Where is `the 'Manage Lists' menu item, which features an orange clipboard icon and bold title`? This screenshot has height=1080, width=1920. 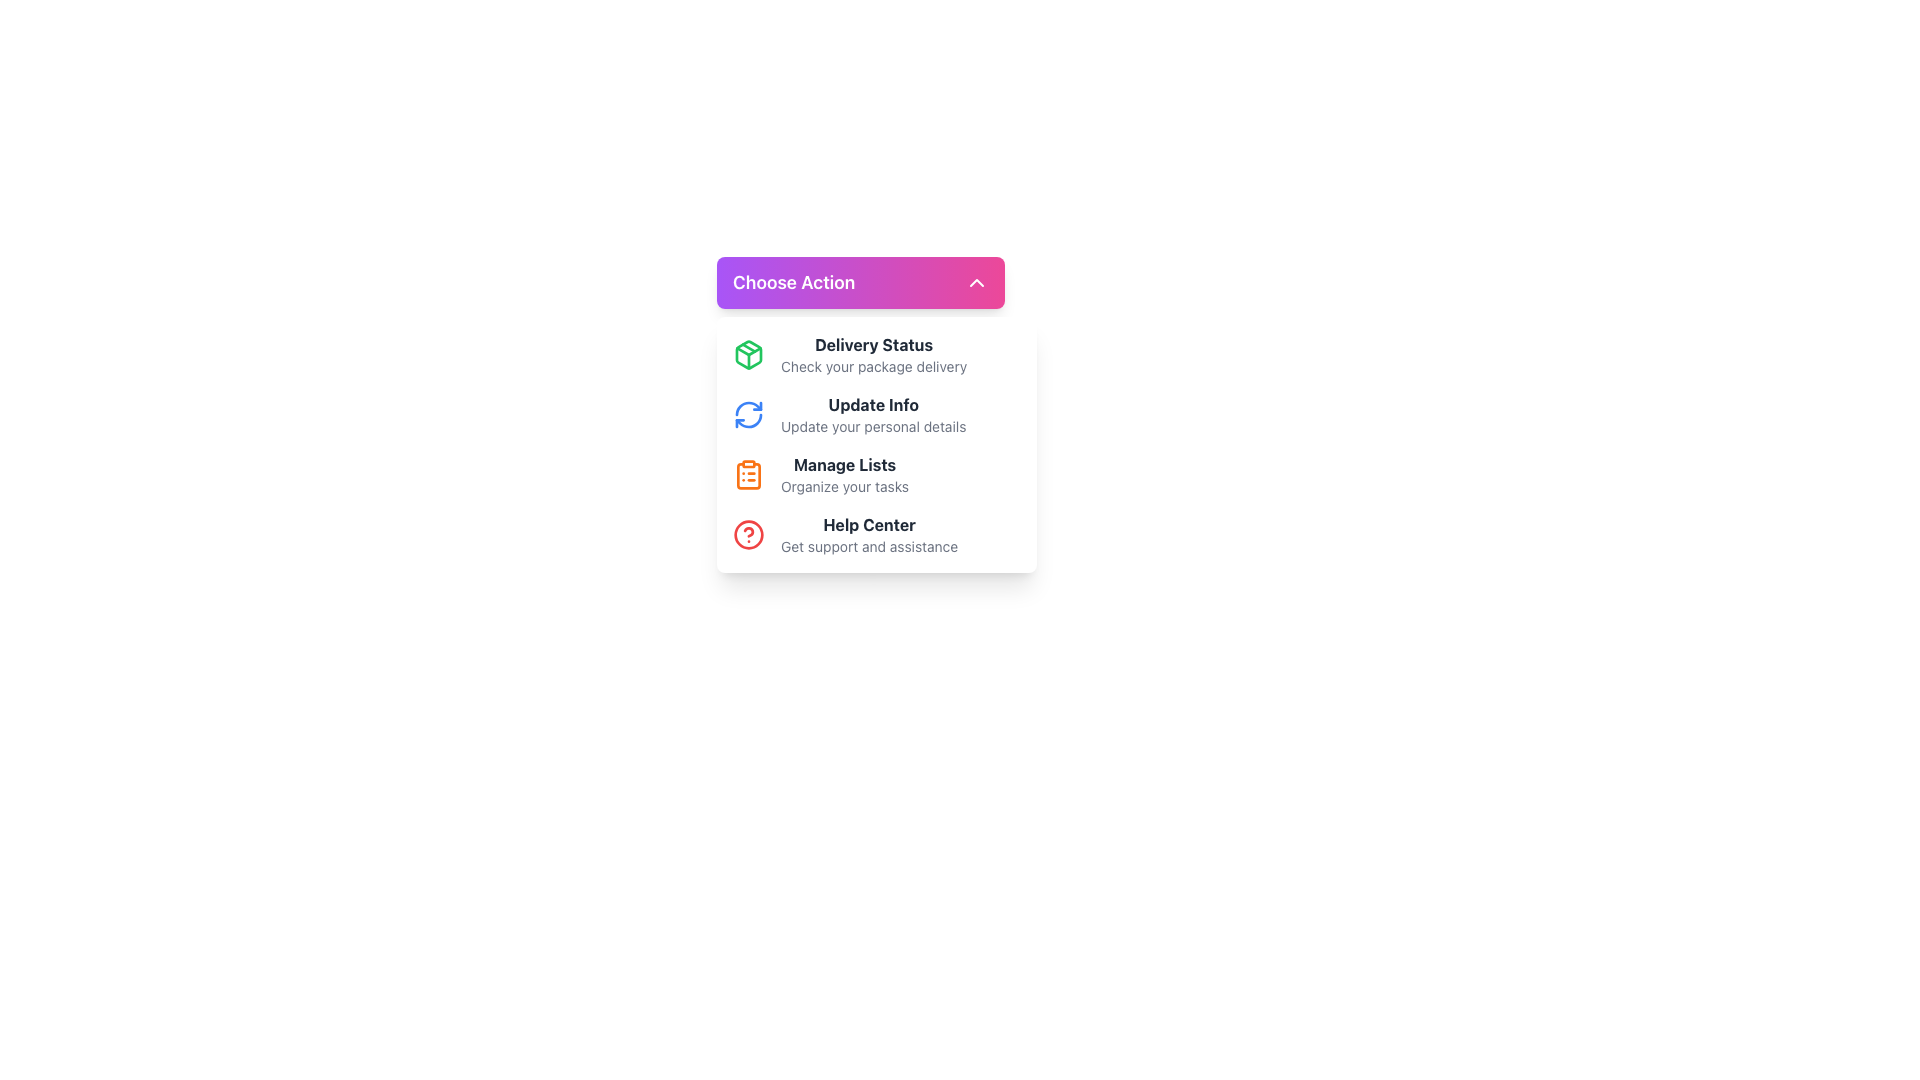
the 'Manage Lists' menu item, which features an orange clipboard icon and bold title is located at coordinates (877, 474).